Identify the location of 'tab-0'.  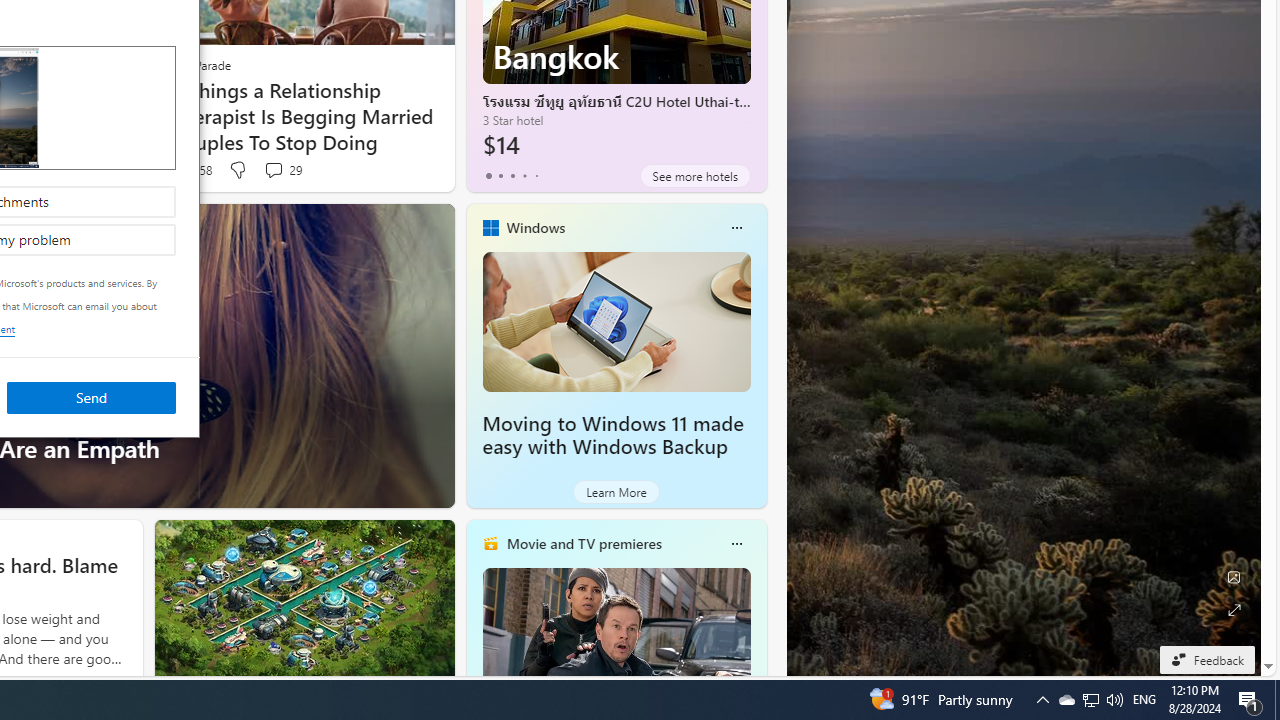
(488, 175).